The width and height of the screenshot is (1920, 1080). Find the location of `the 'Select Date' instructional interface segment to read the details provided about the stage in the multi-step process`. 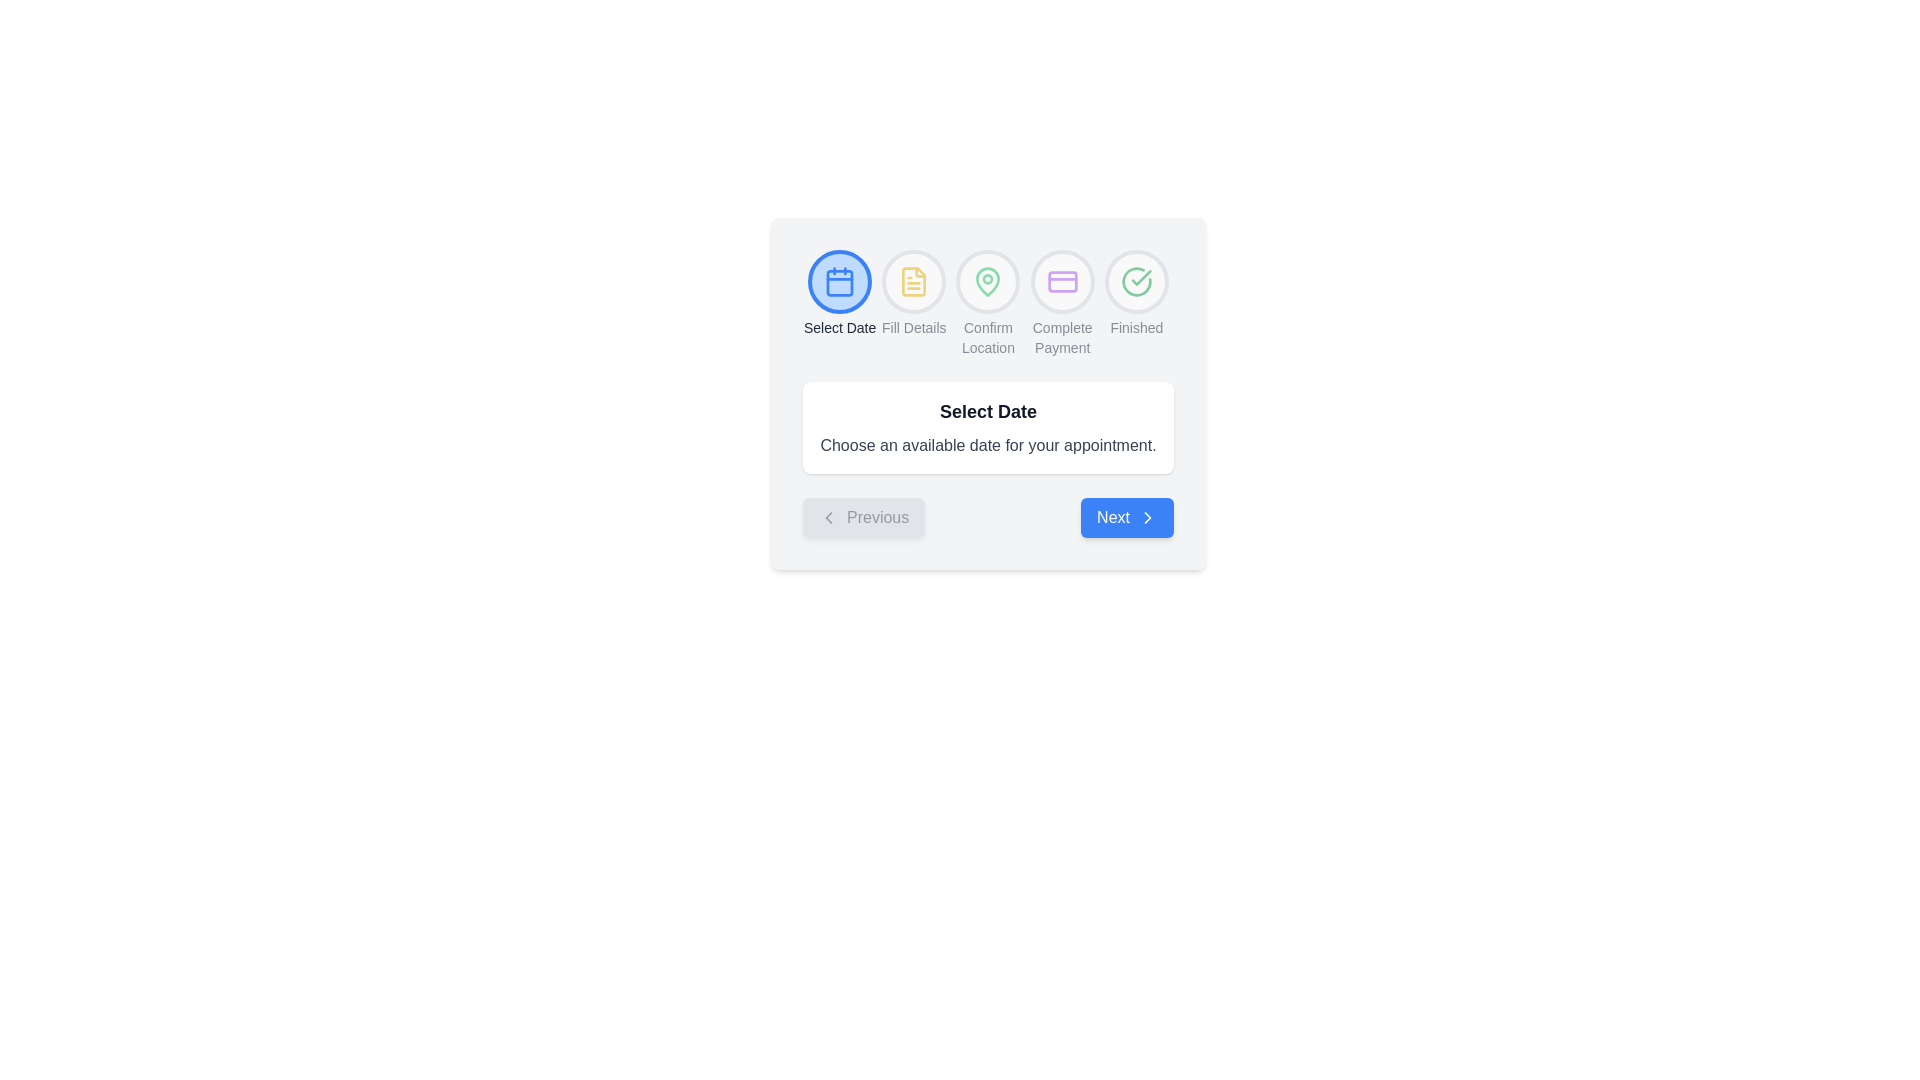

the 'Select Date' instructional interface segment to read the details provided about the stage in the multi-step process is located at coordinates (988, 393).